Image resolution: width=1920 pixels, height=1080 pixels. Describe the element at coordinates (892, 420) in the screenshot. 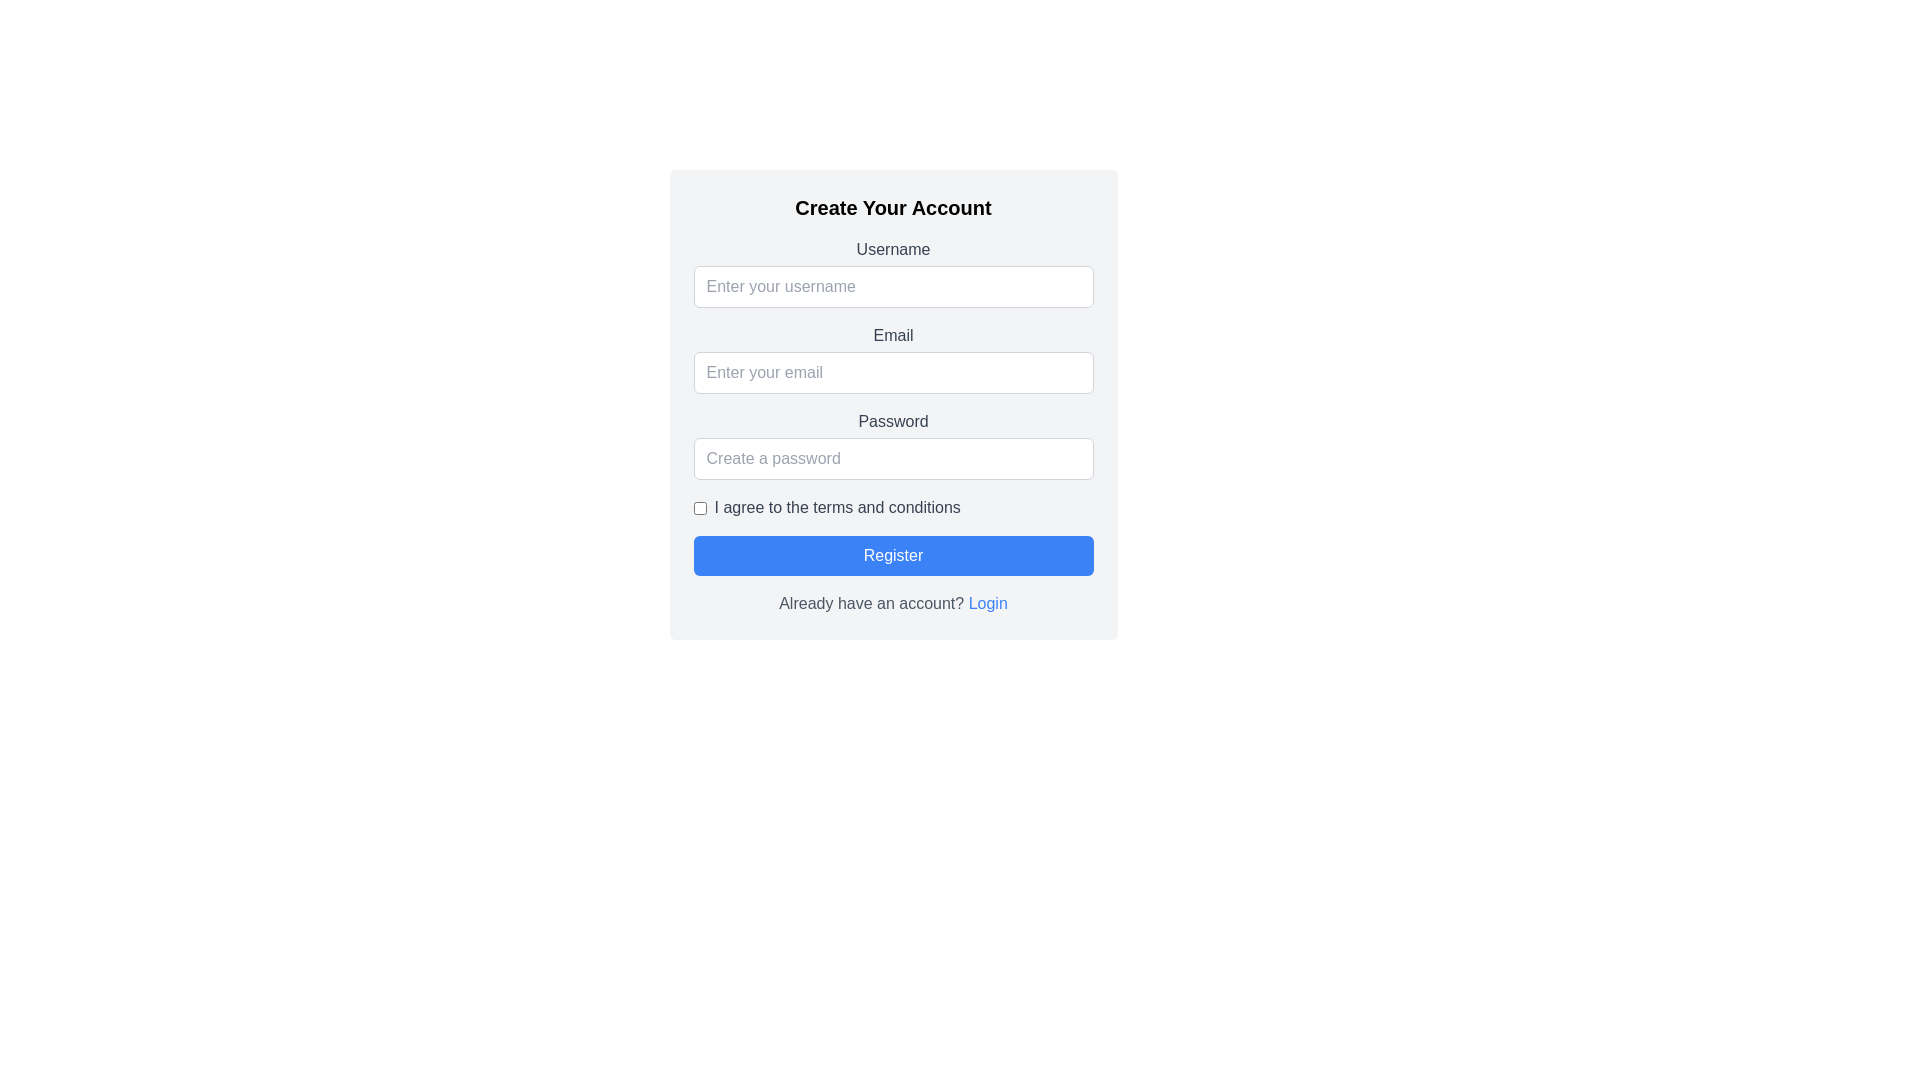

I see `the 'Password' label, which is a medium-weight, gray-colored text positioned above the password input field` at that location.